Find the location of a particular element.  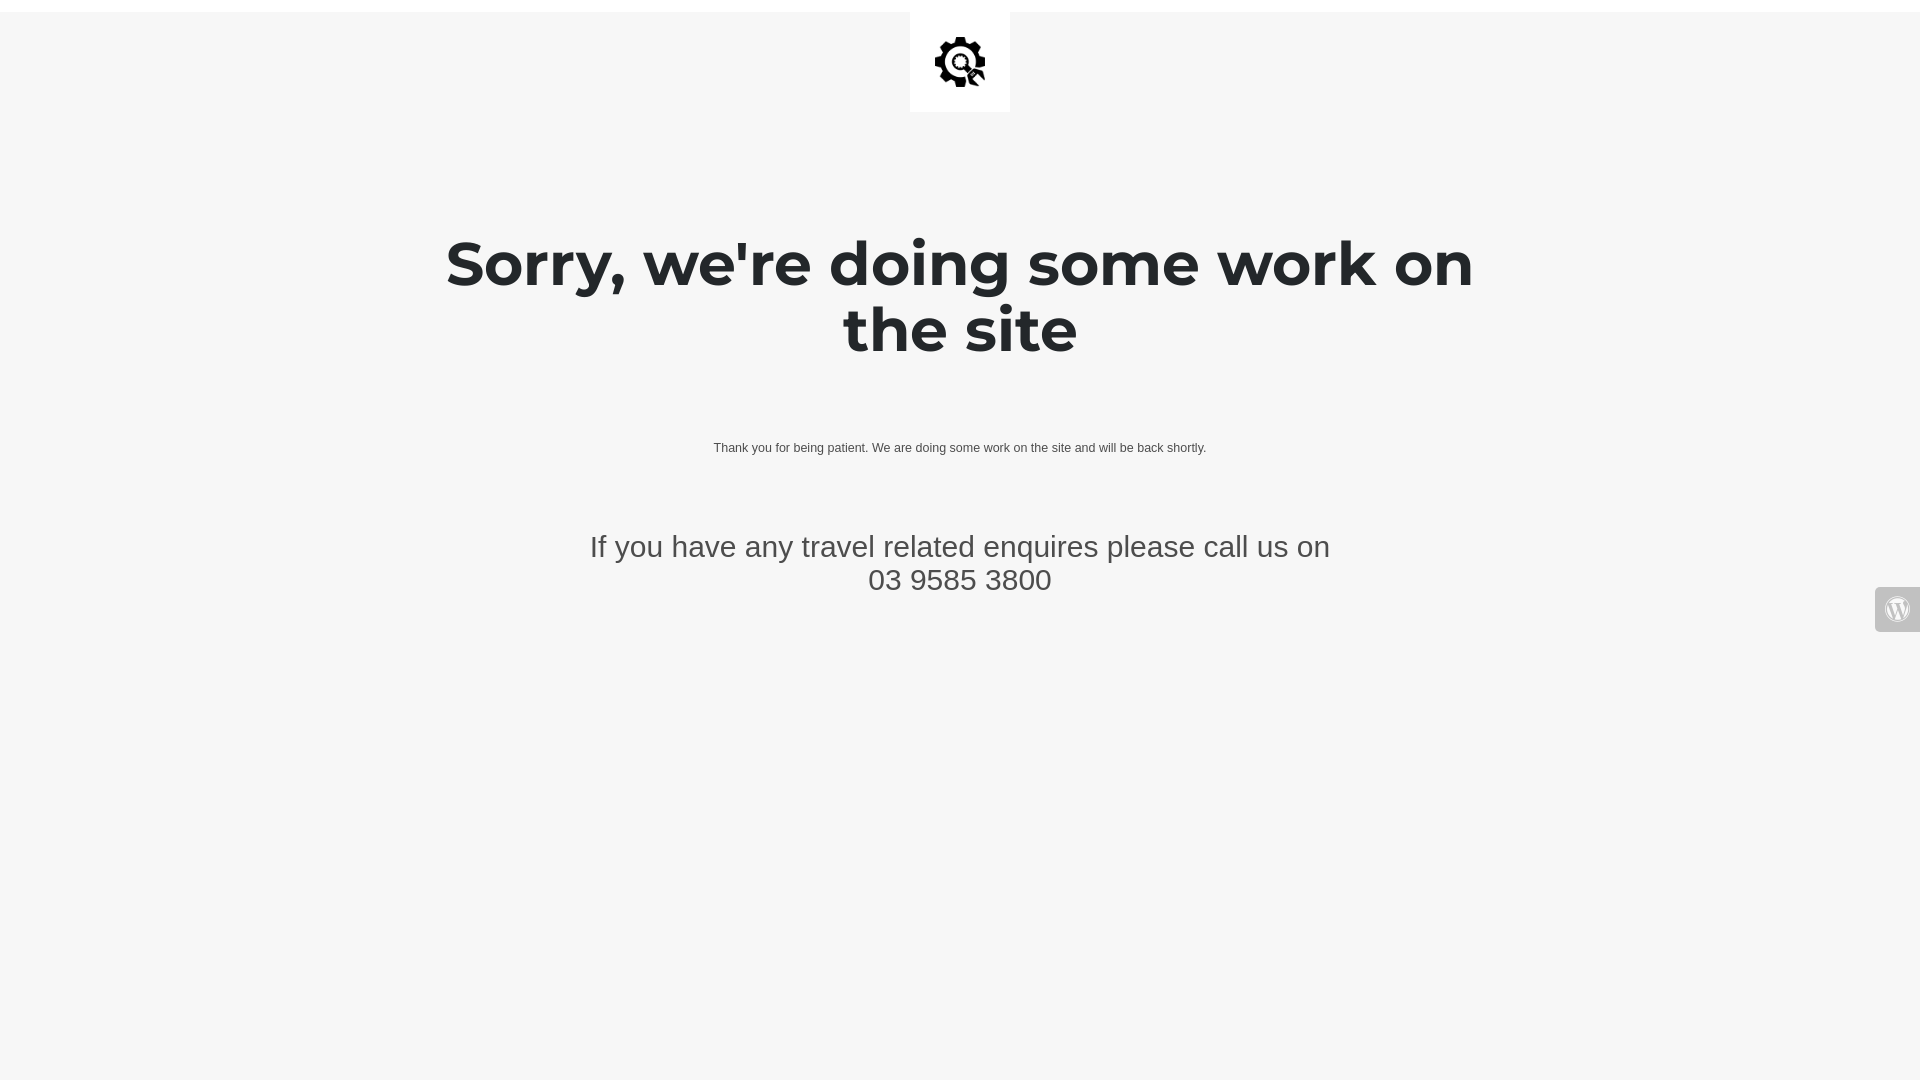

'Site is Under Construction' is located at coordinates (960, 60).